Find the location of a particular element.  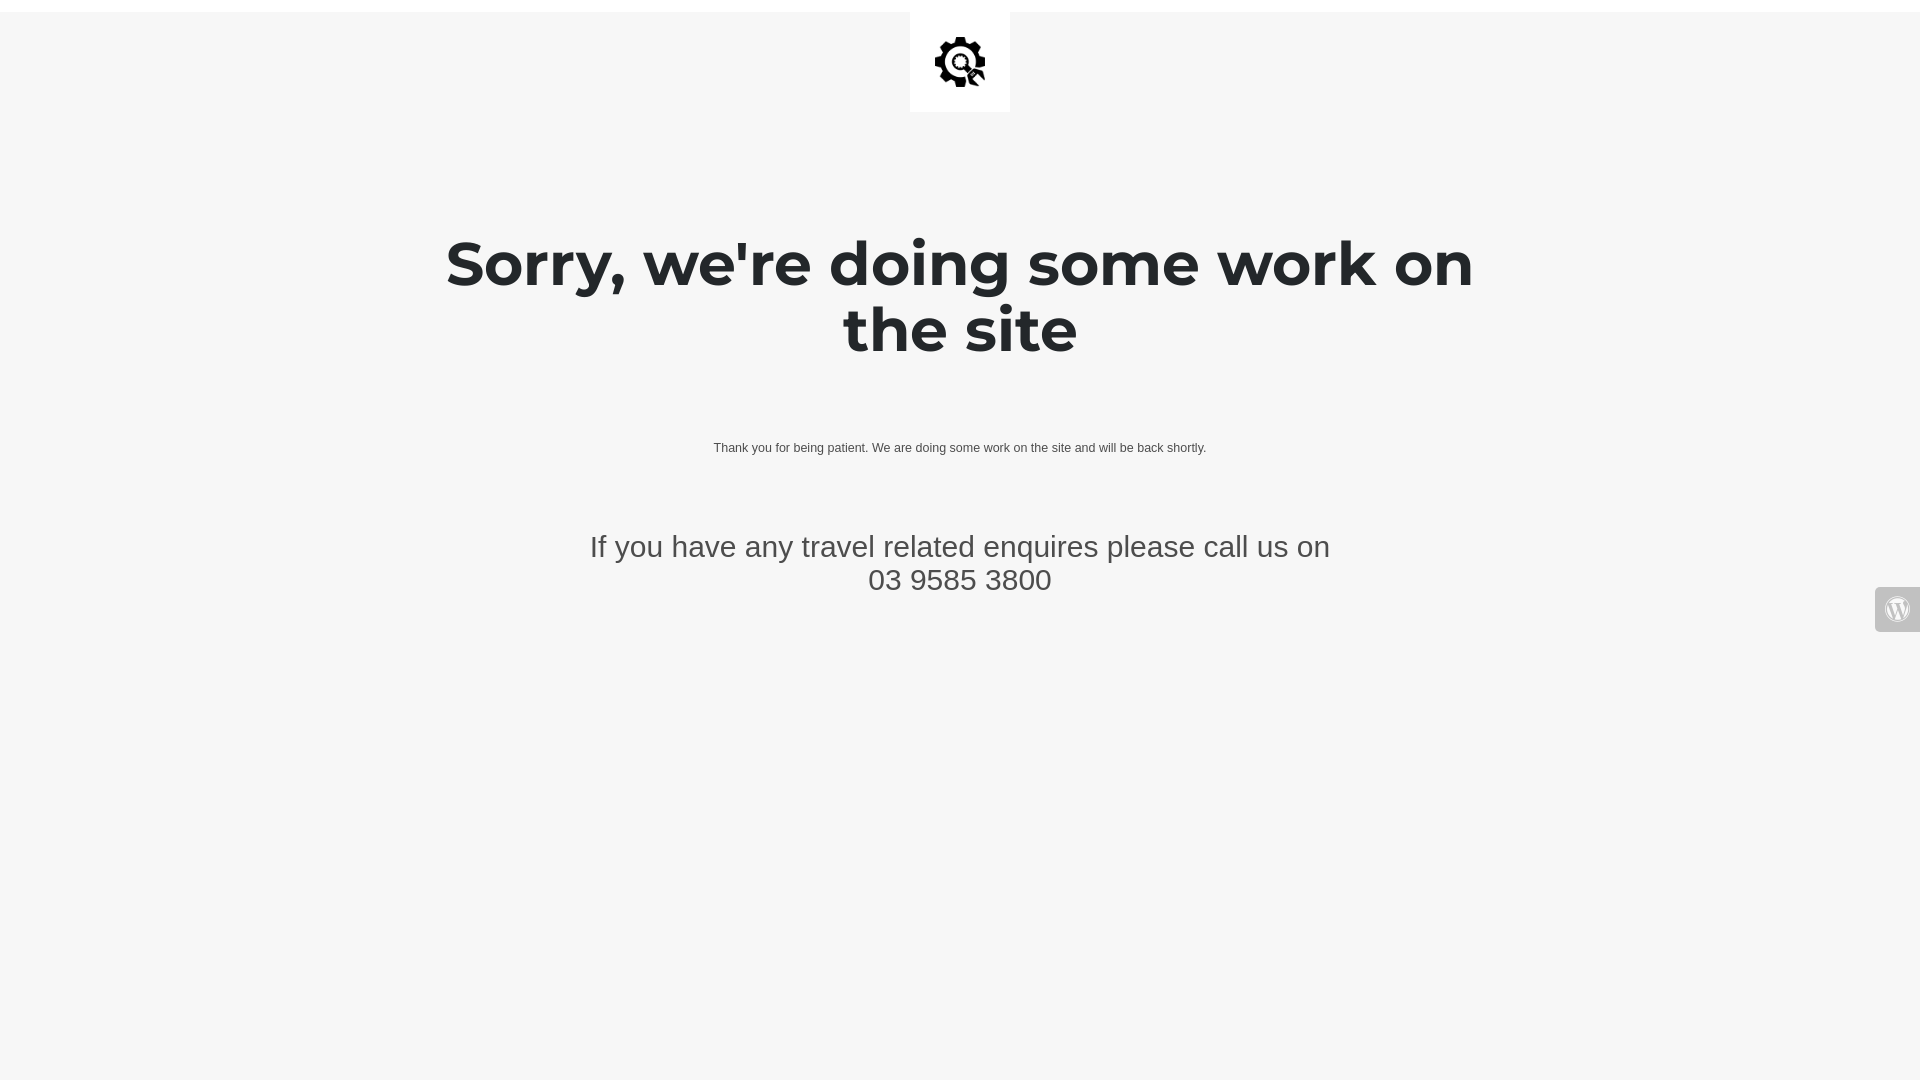

'Site is Under Construction' is located at coordinates (960, 60).